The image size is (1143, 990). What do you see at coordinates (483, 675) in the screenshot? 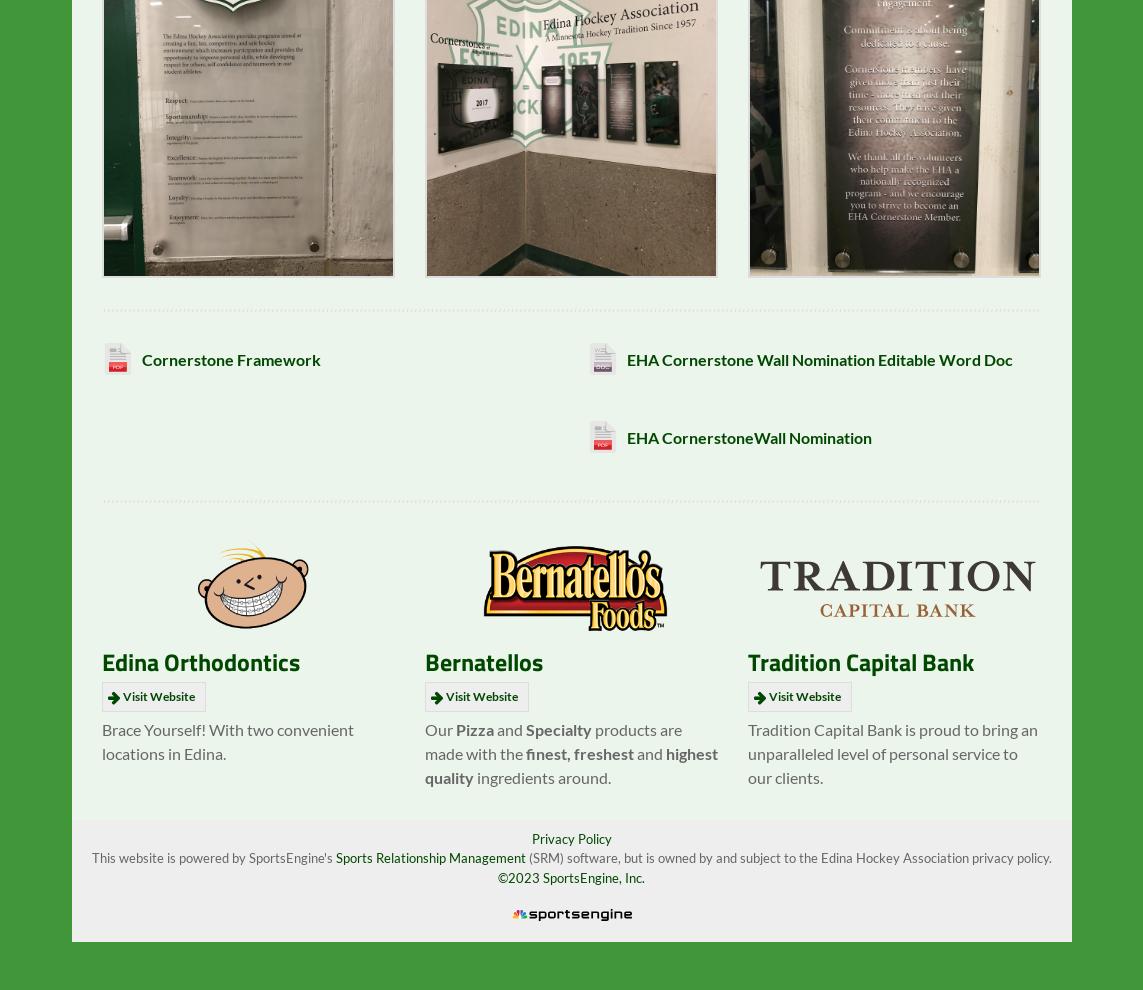
I see `'Bernatellos'` at bounding box center [483, 675].